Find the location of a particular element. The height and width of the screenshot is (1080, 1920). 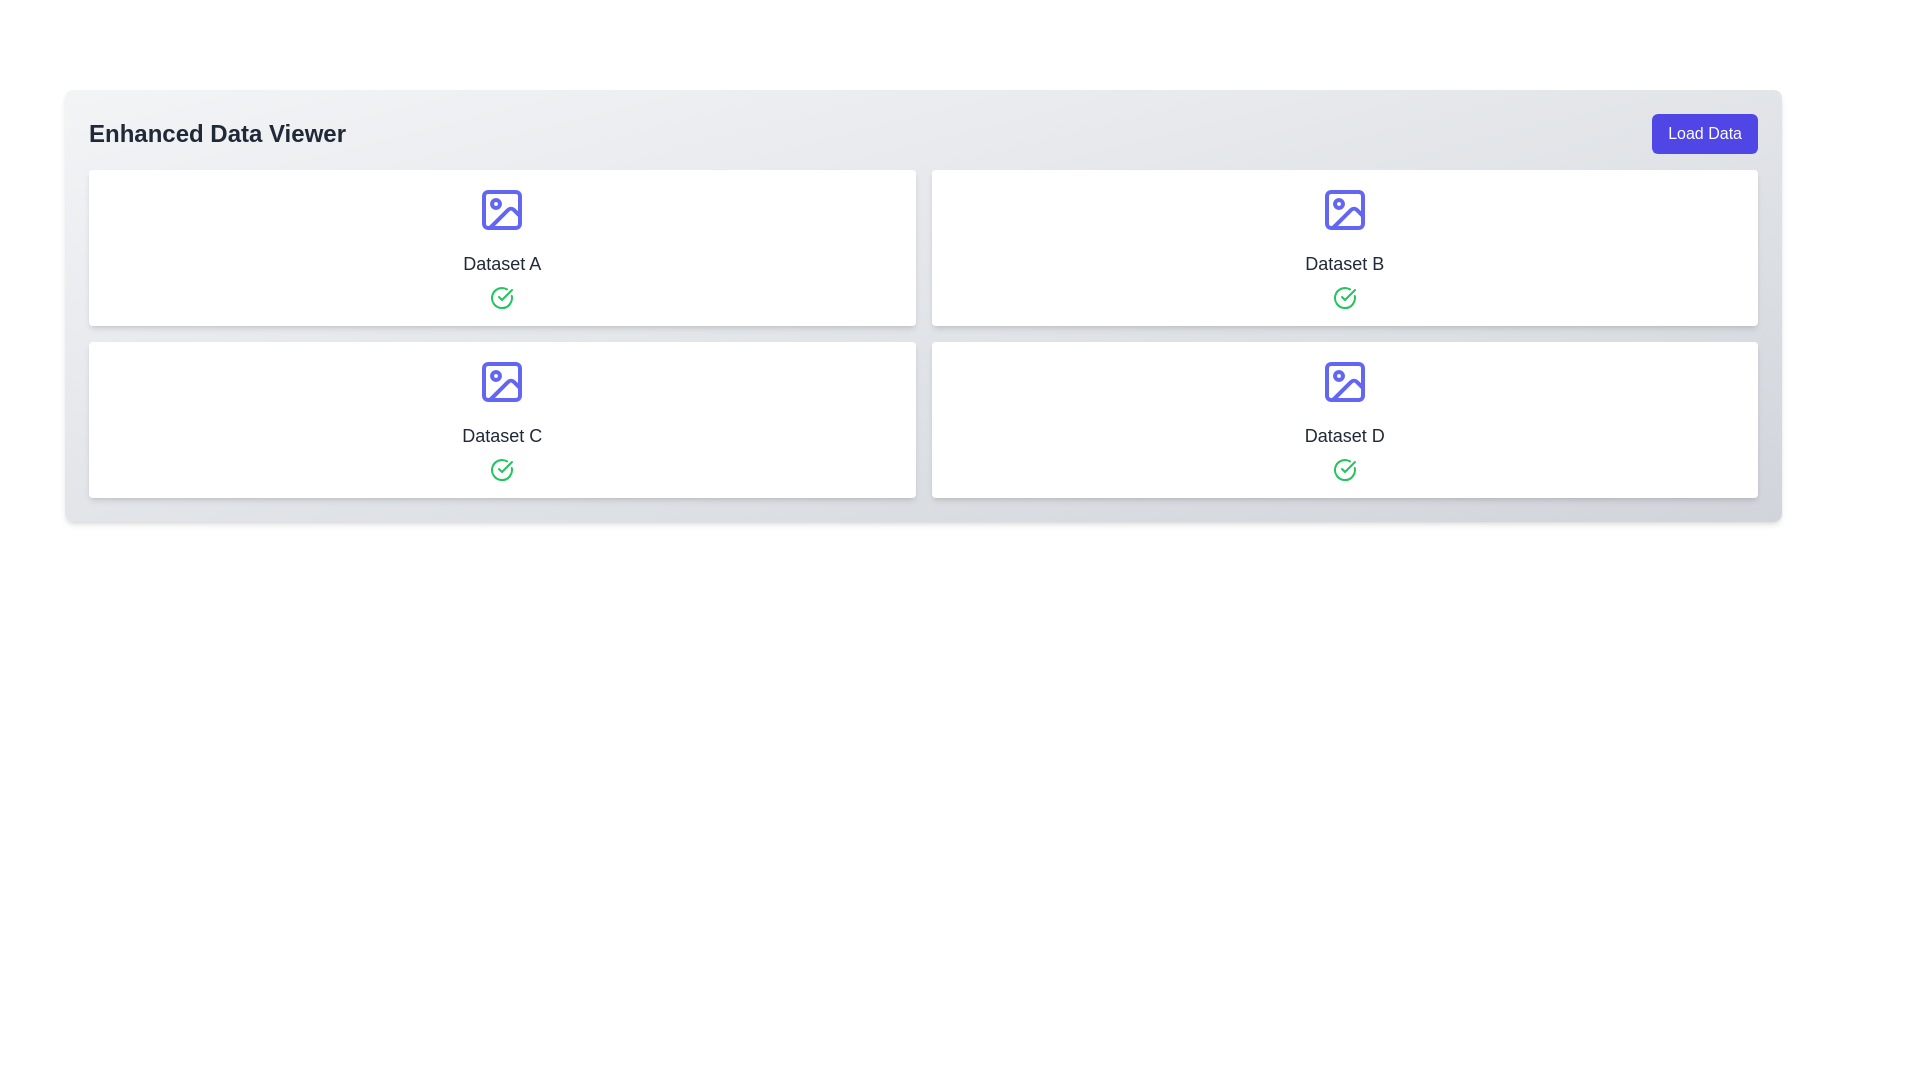

the decorative rectangle element, which is a rounded blue rectangle located within the 'Dataset C' section, positioned in the bottom-left quadrant of the layout is located at coordinates (502, 381).